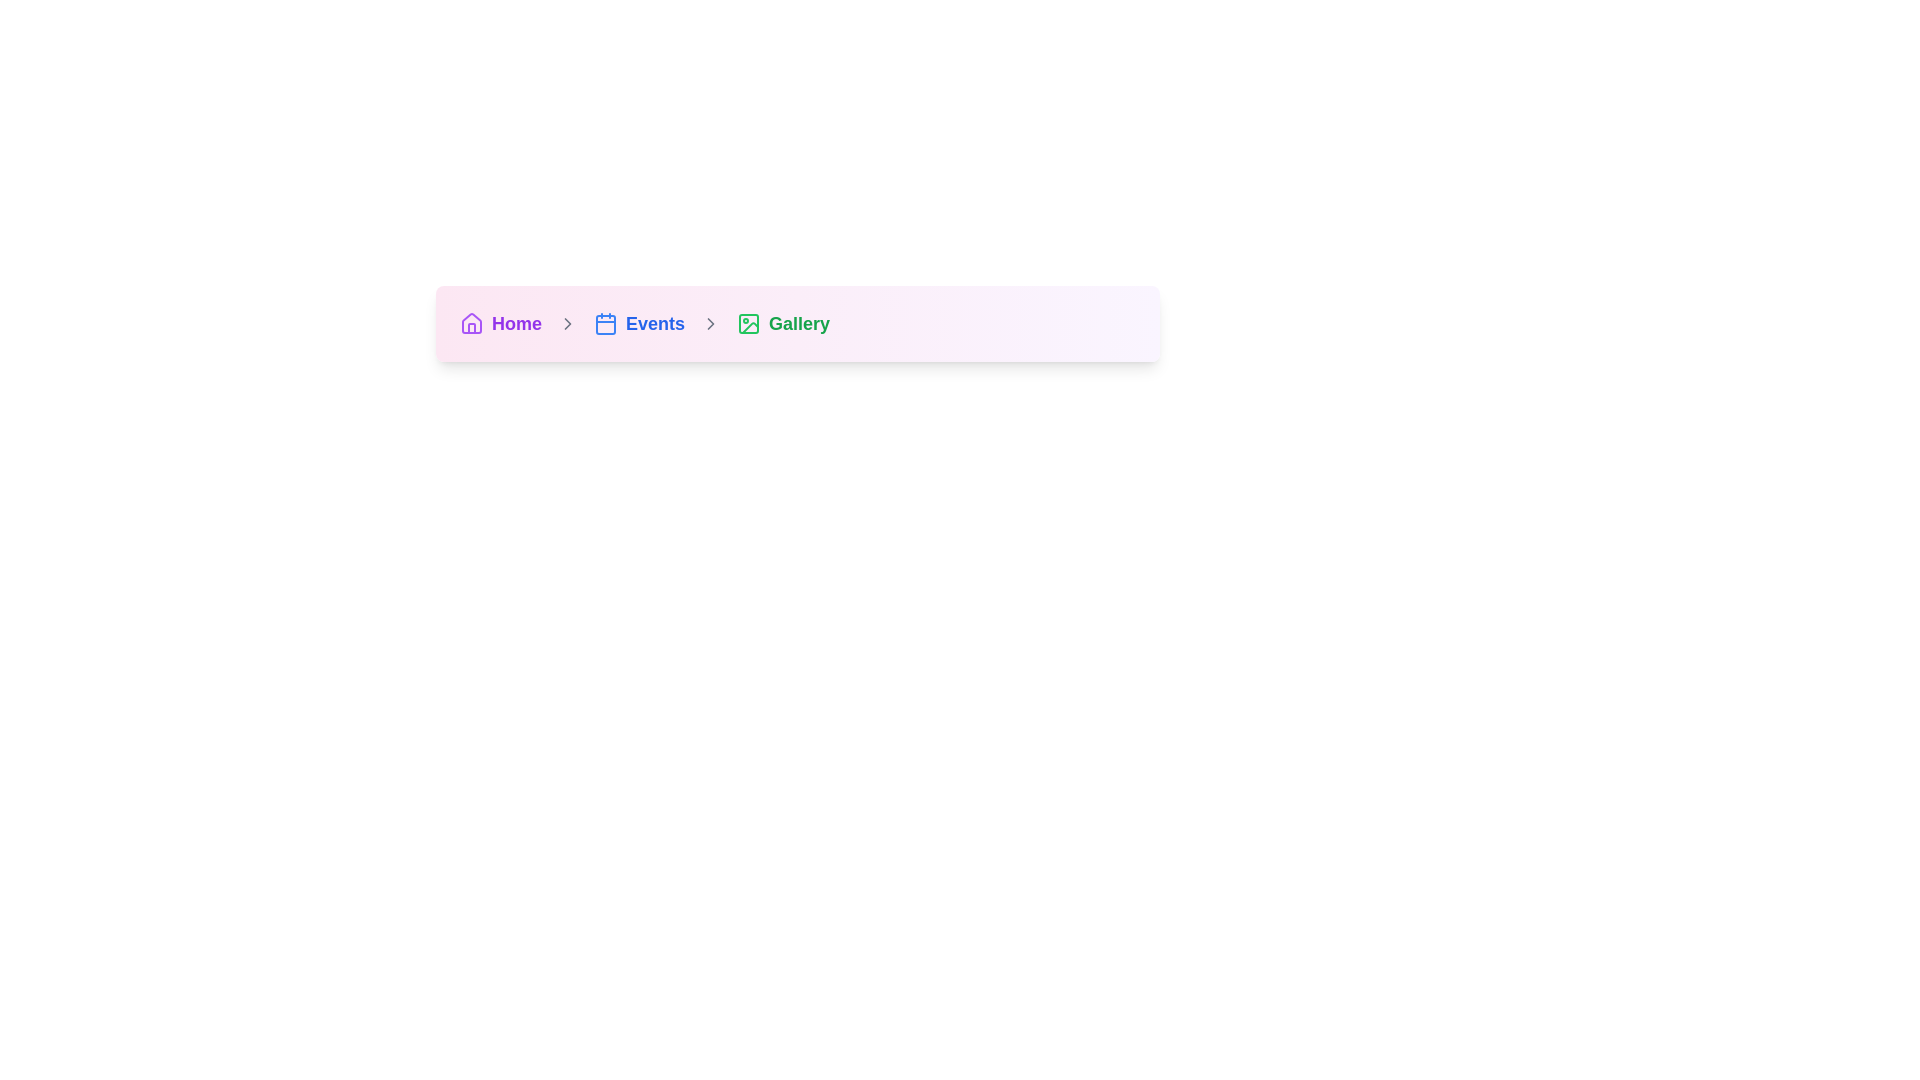  What do you see at coordinates (796, 323) in the screenshot?
I see `the breadcrumb navigation component, which is a gradient bar containing 'Home', 'Events', and 'Gallery' sections` at bounding box center [796, 323].